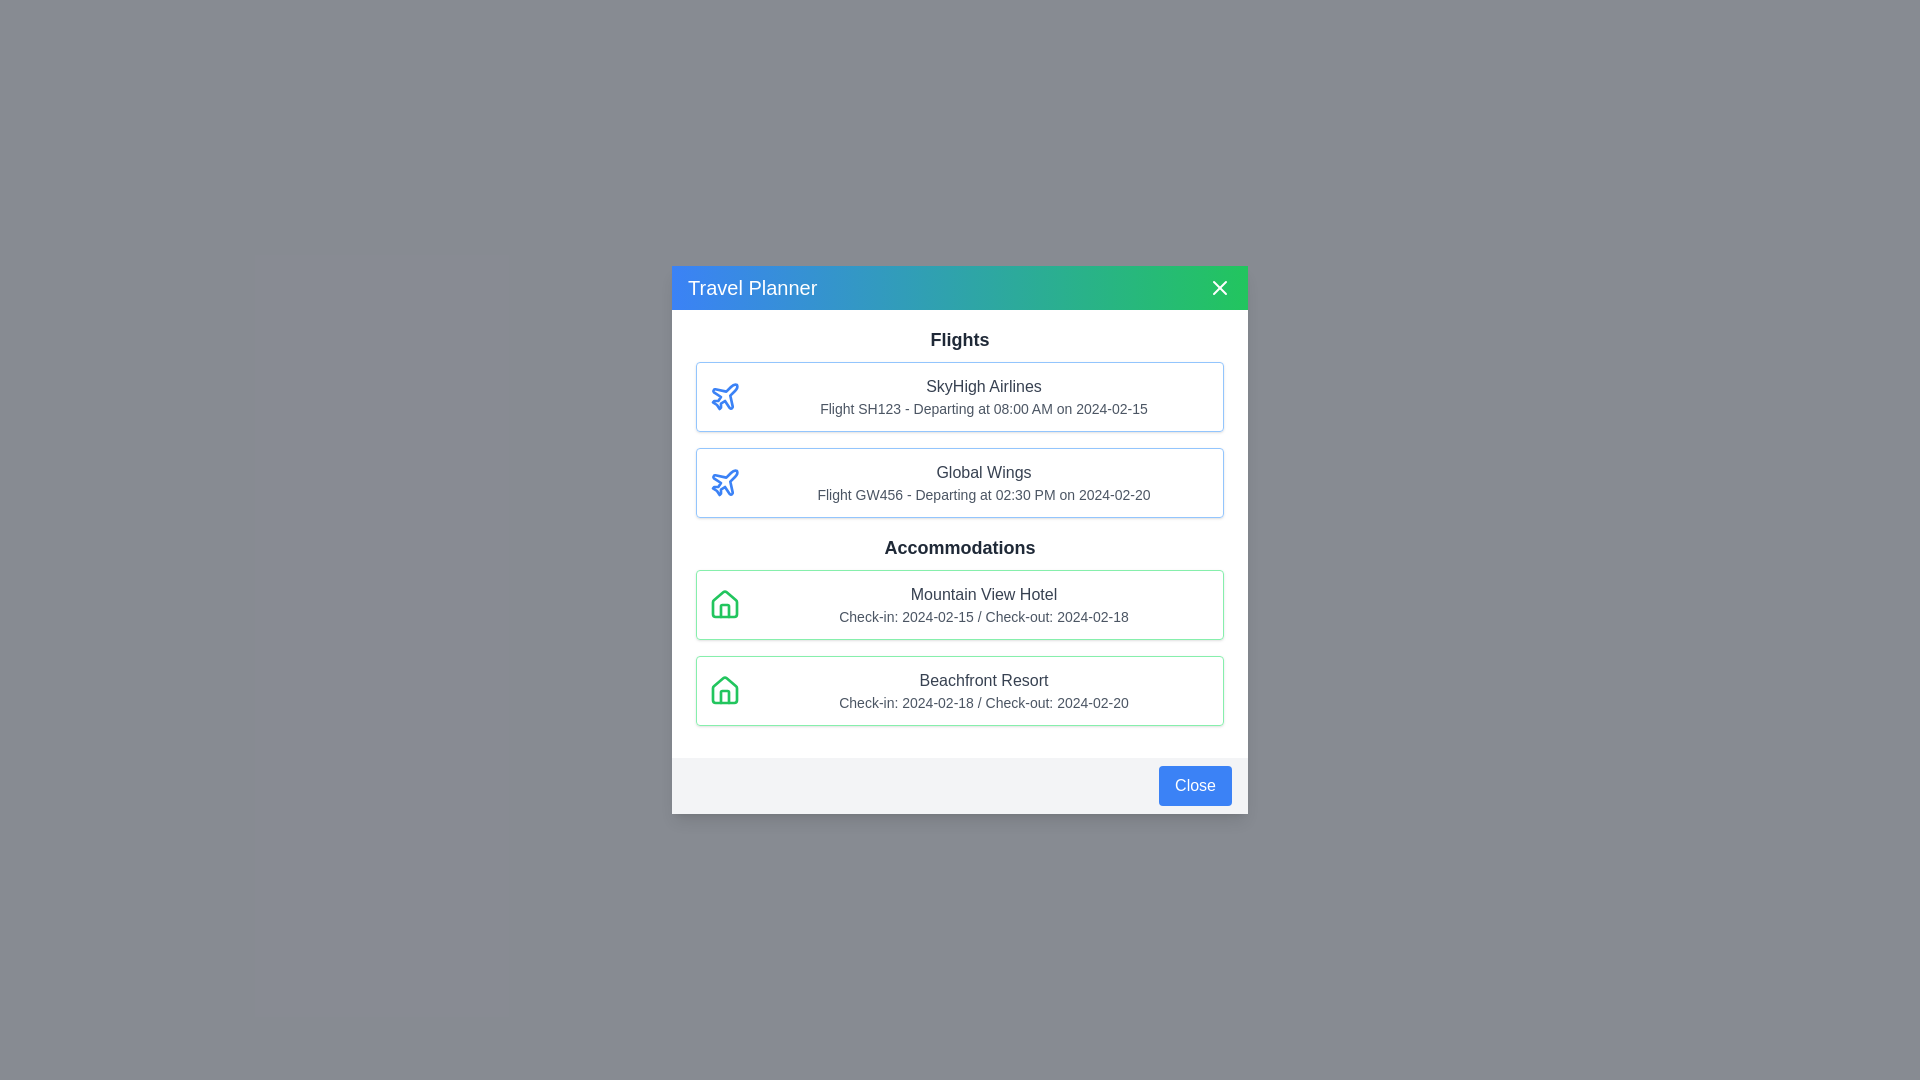  I want to click on the 'Accommodations' header, which is styled in bold dark gray and is the third header in the vertical sequence of section headers, located between 'Global Wings' flight details and 'Mountain View Hotel.', so click(960, 547).